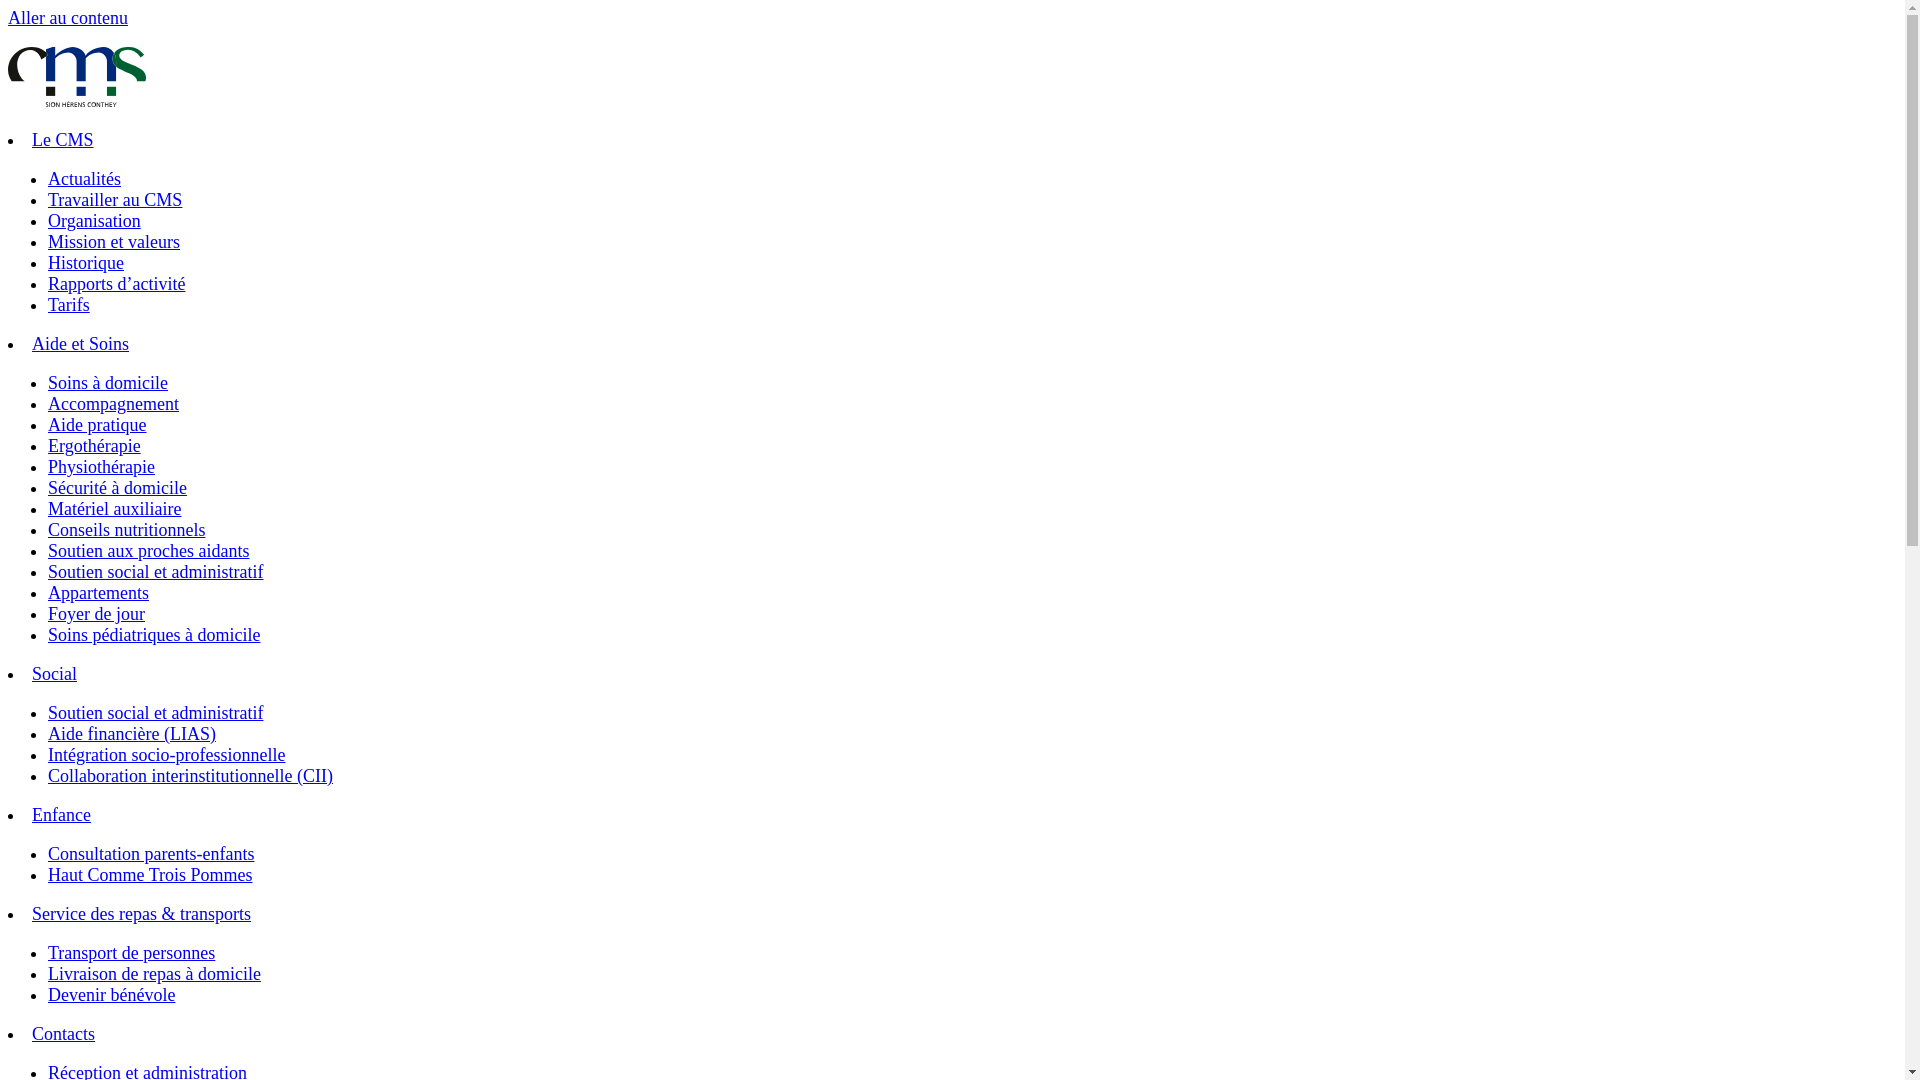 The width and height of the screenshot is (1920, 1080). I want to click on 'Foyer de jour', so click(95, 612).